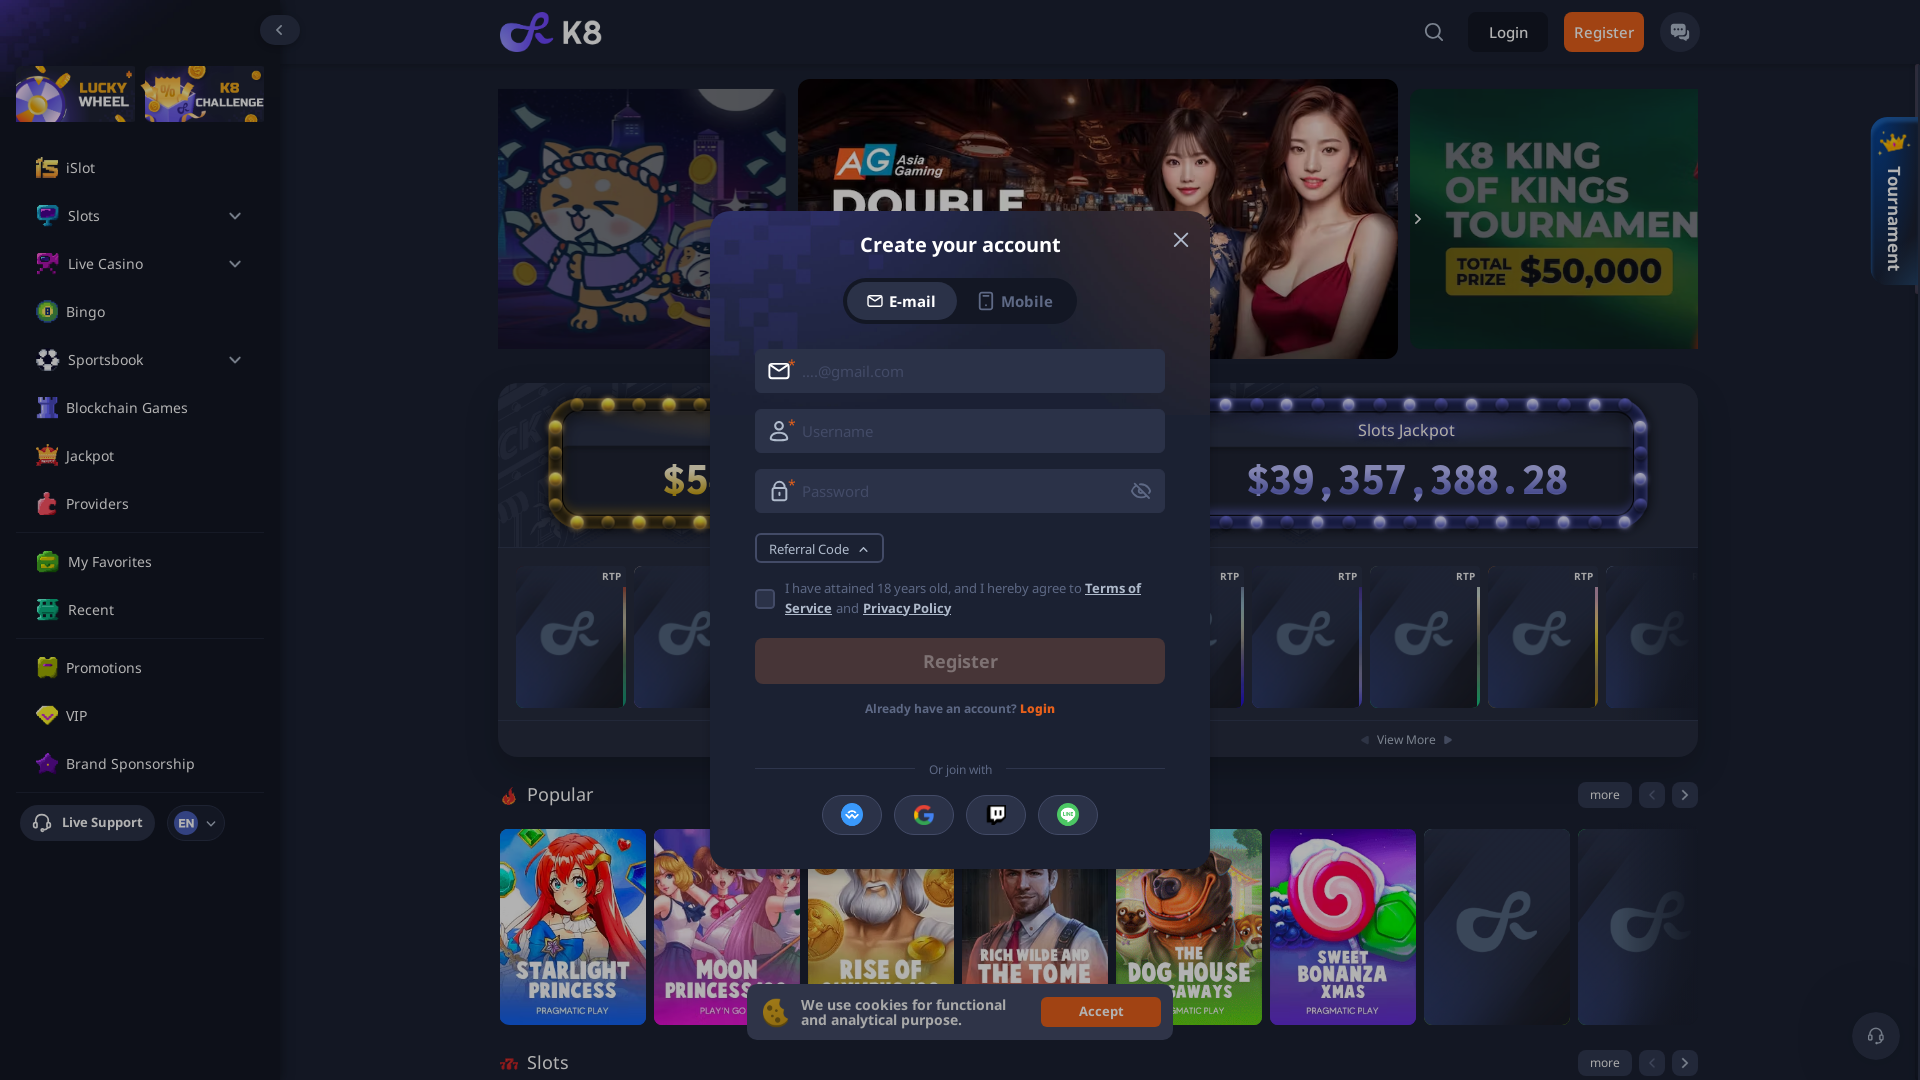 This screenshot has height=1080, width=1920. Describe the element at coordinates (1115, 926) in the screenshot. I see `'The Dog House Megaways'` at that location.